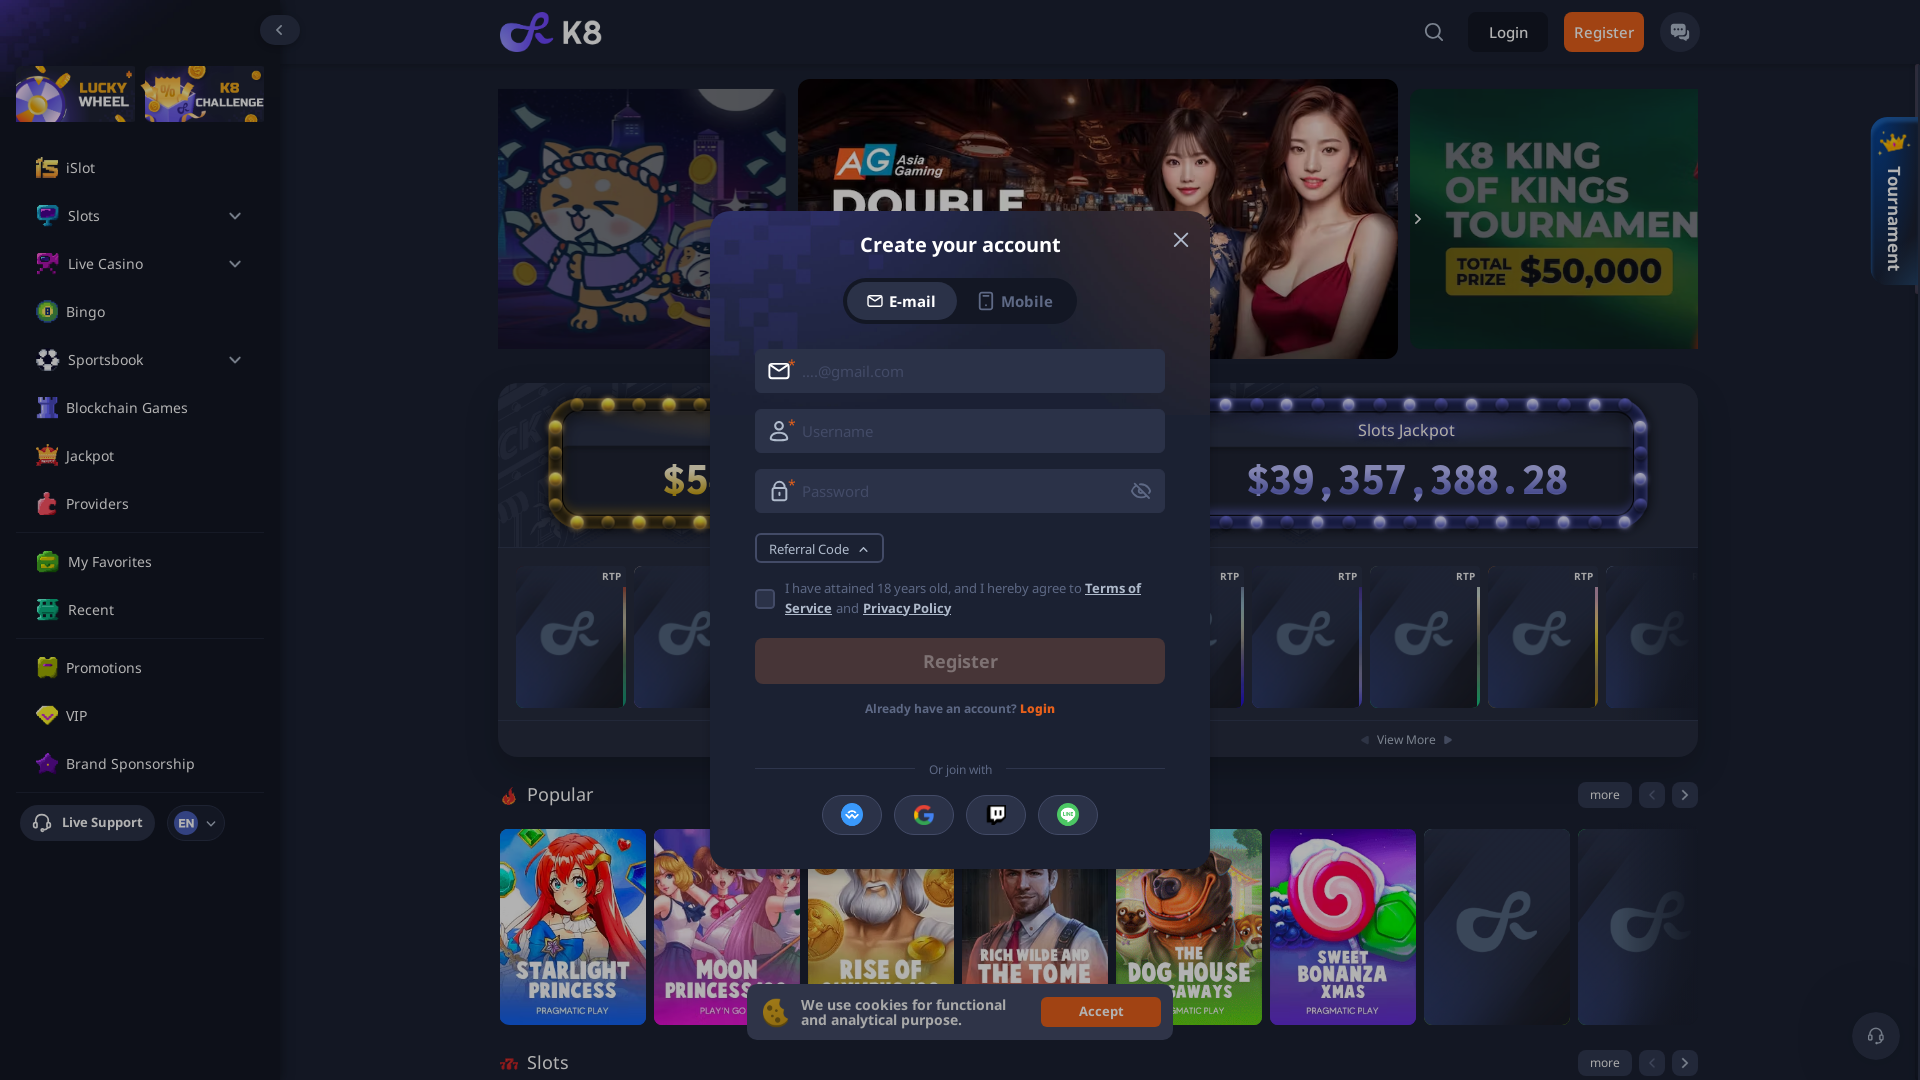 This screenshot has height=1080, width=1920. Describe the element at coordinates (1115, 926) in the screenshot. I see `'The Dog House Megaways'` at that location.